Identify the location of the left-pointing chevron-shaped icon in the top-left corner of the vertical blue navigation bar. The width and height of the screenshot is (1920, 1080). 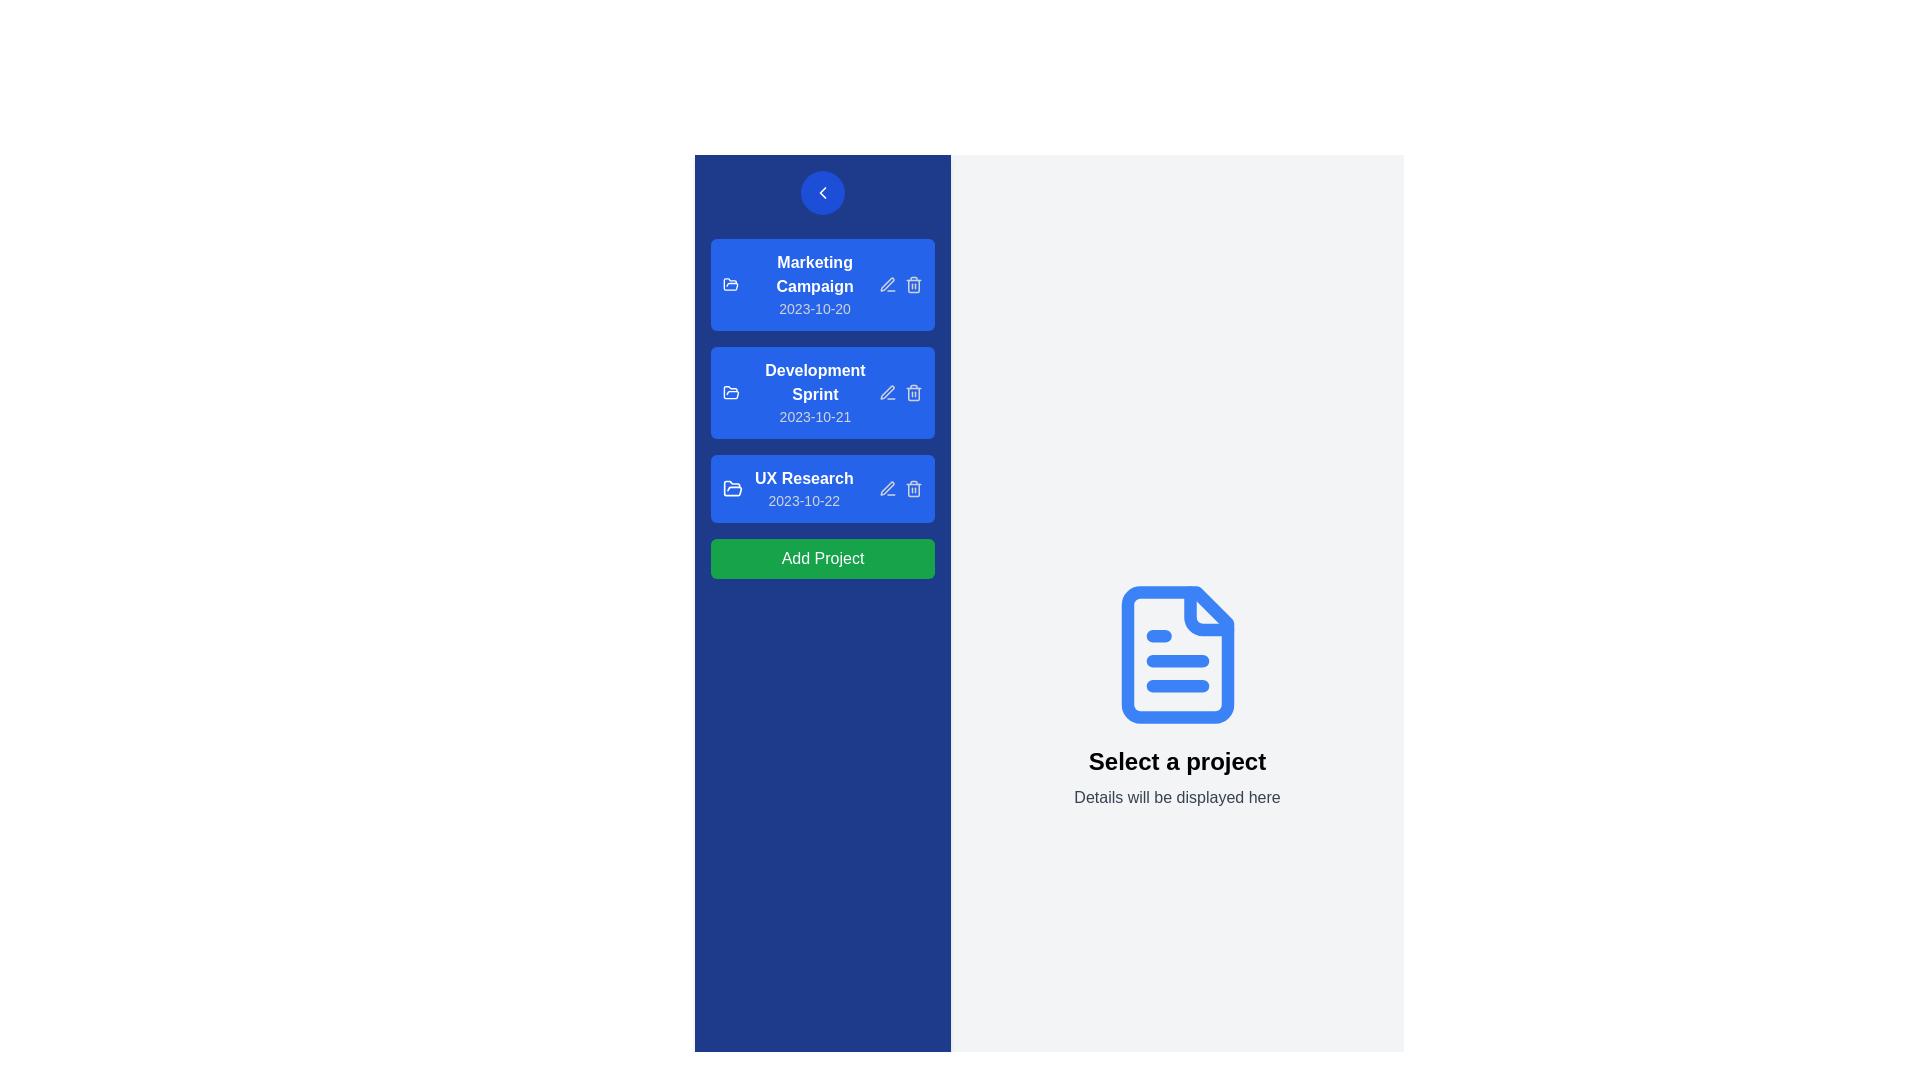
(822, 192).